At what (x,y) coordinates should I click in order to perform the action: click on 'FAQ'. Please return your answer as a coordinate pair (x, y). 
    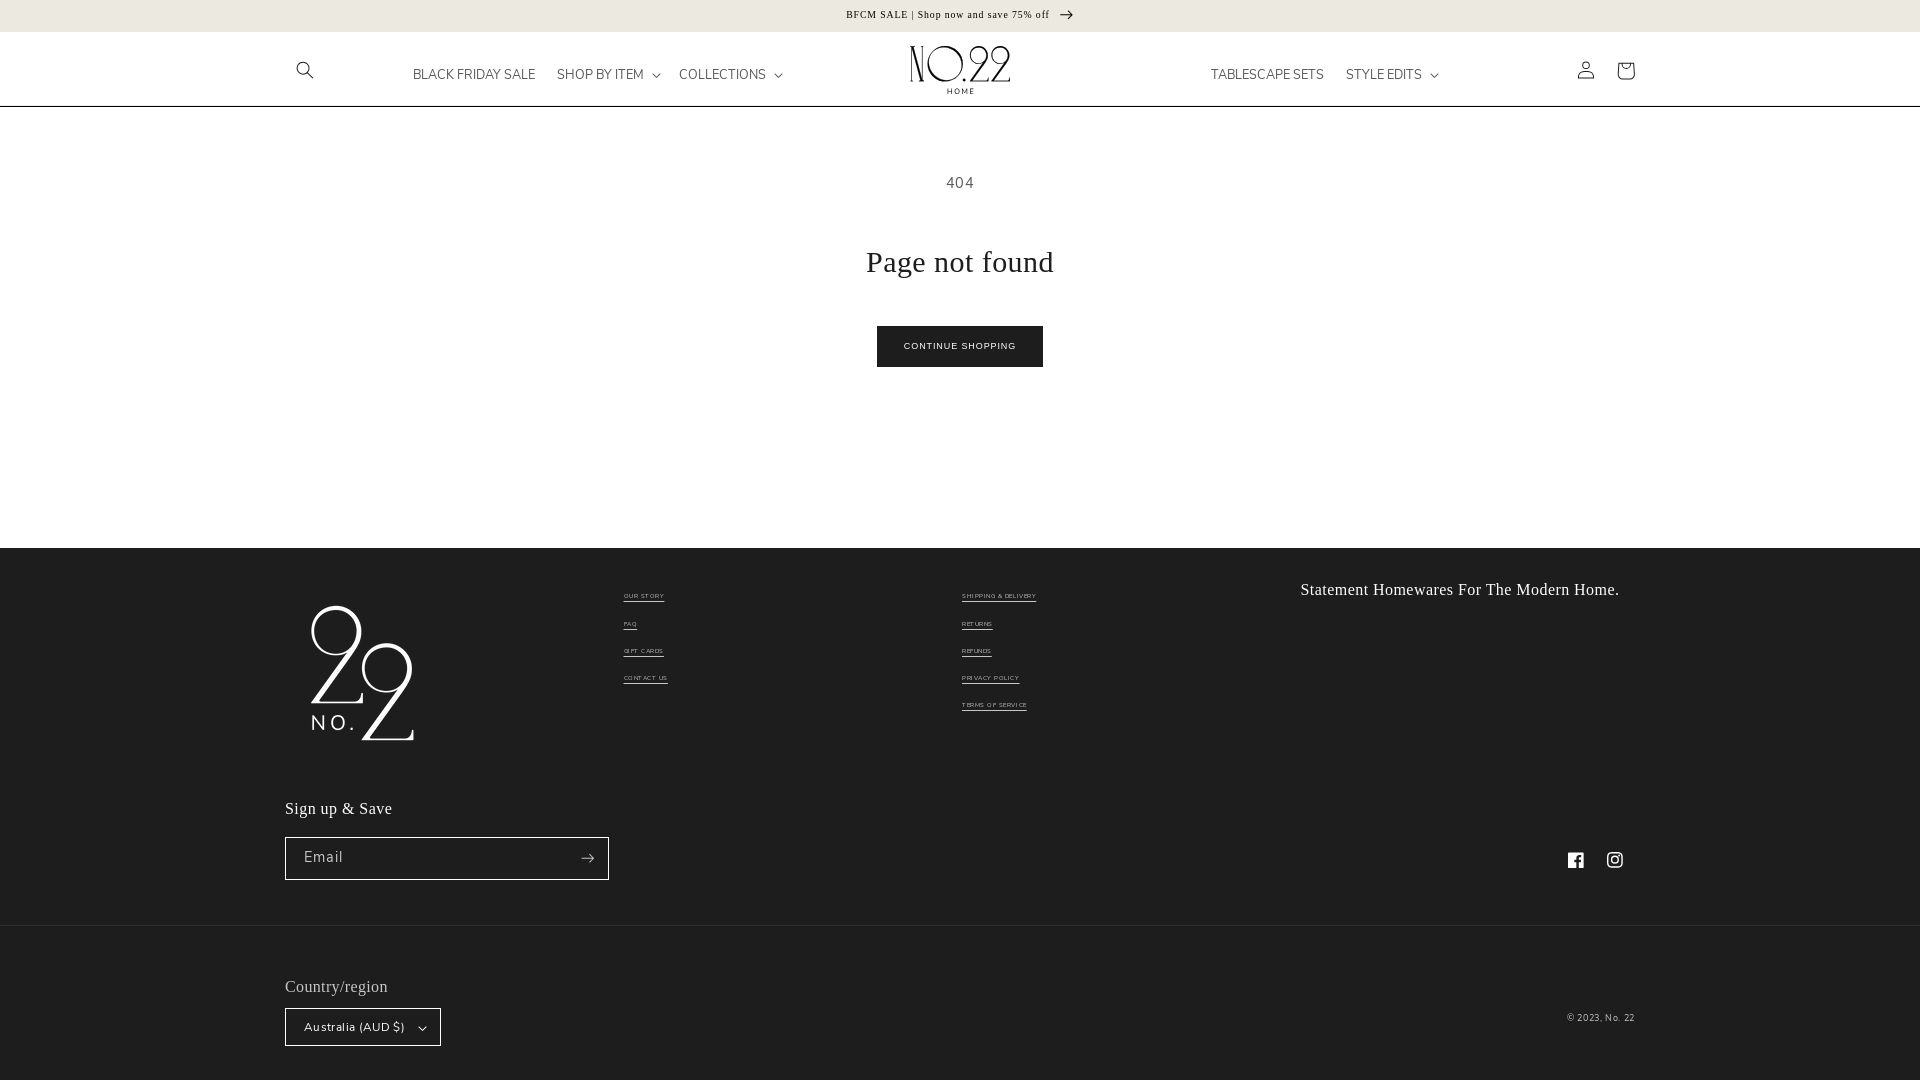
    Looking at the image, I should click on (623, 623).